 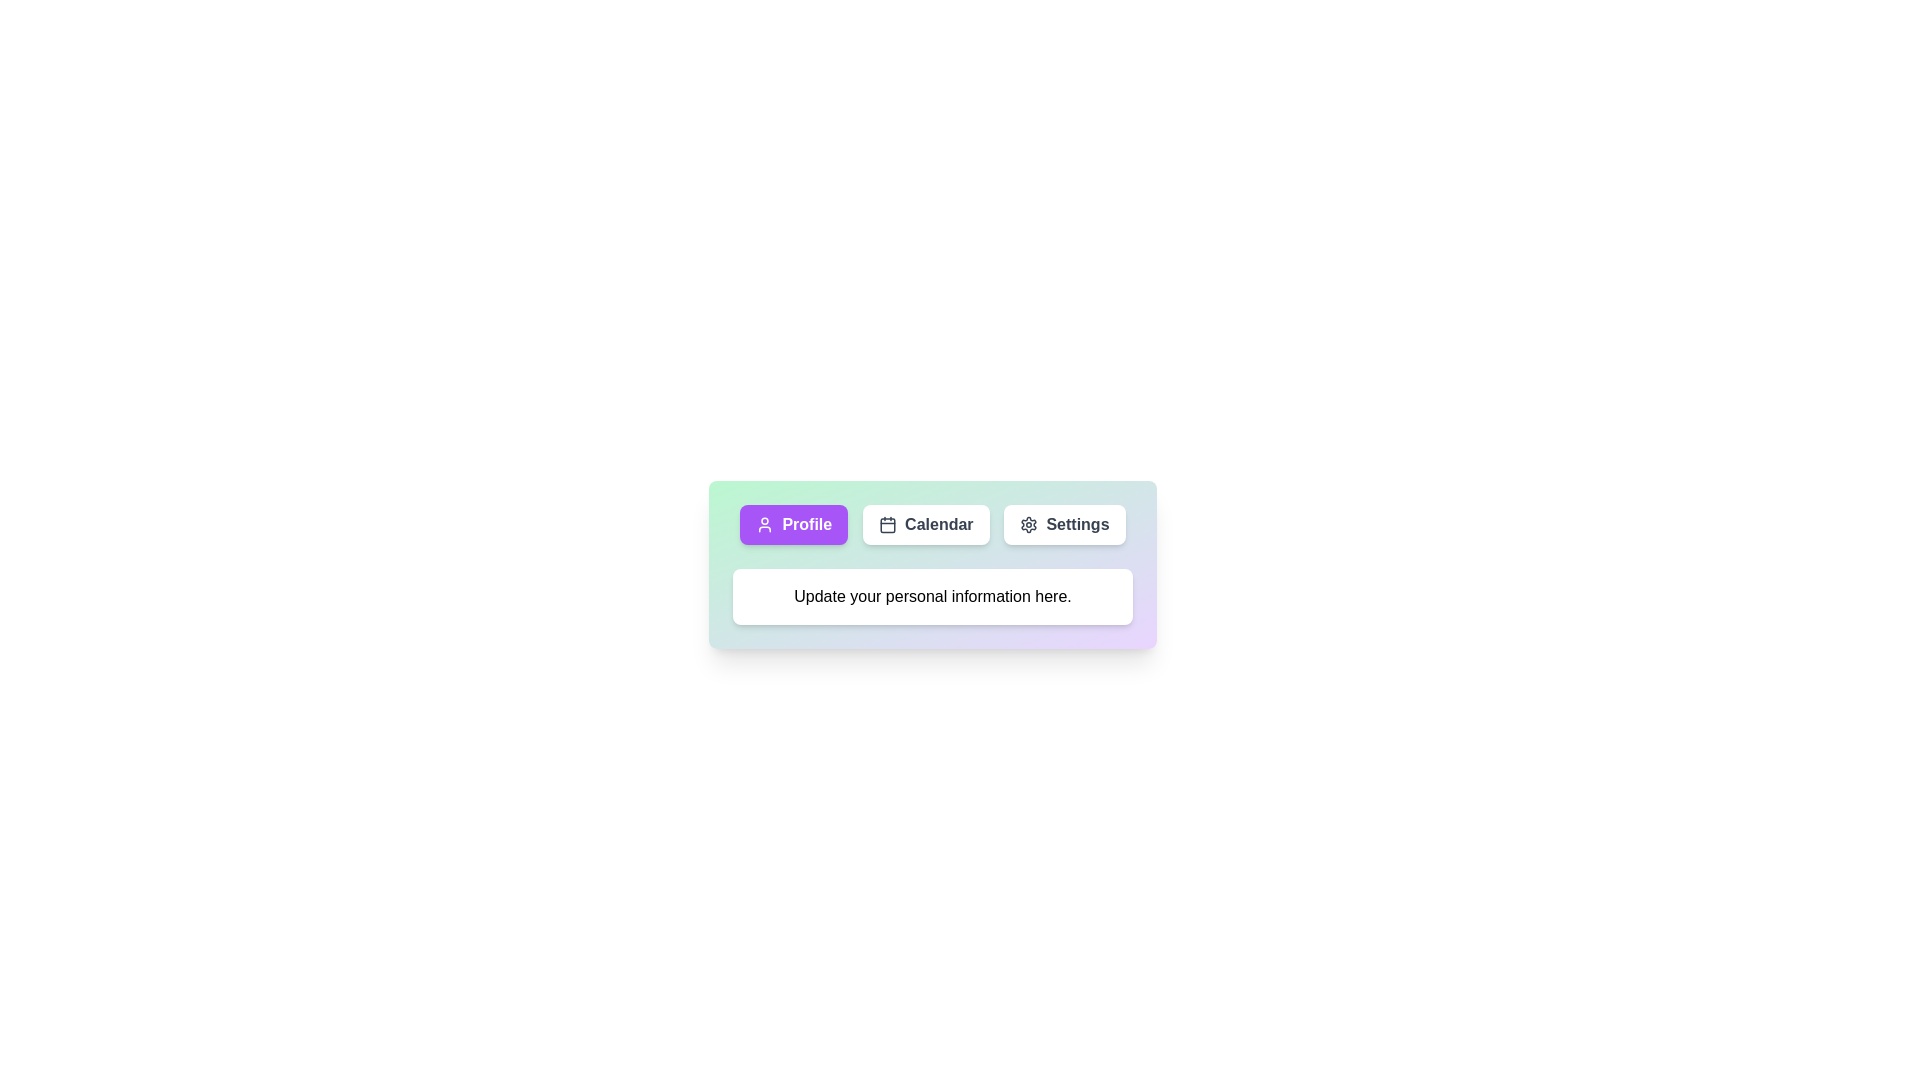 I want to click on the first button labeled 'Profile' located at the bottom-center of the interface to observe related effects like scaling, so click(x=793, y=523).